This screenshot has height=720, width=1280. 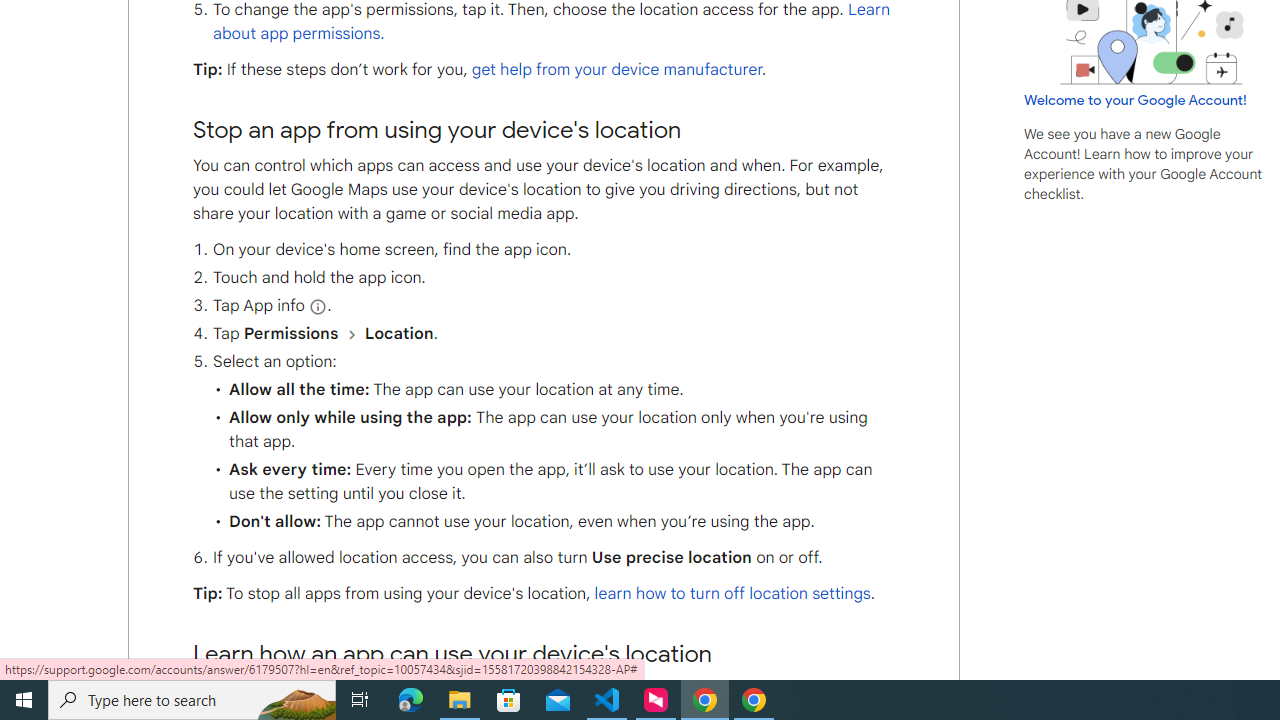 I want to click on 'Welcome to your Google Account!', so click(x=1135, y=99).